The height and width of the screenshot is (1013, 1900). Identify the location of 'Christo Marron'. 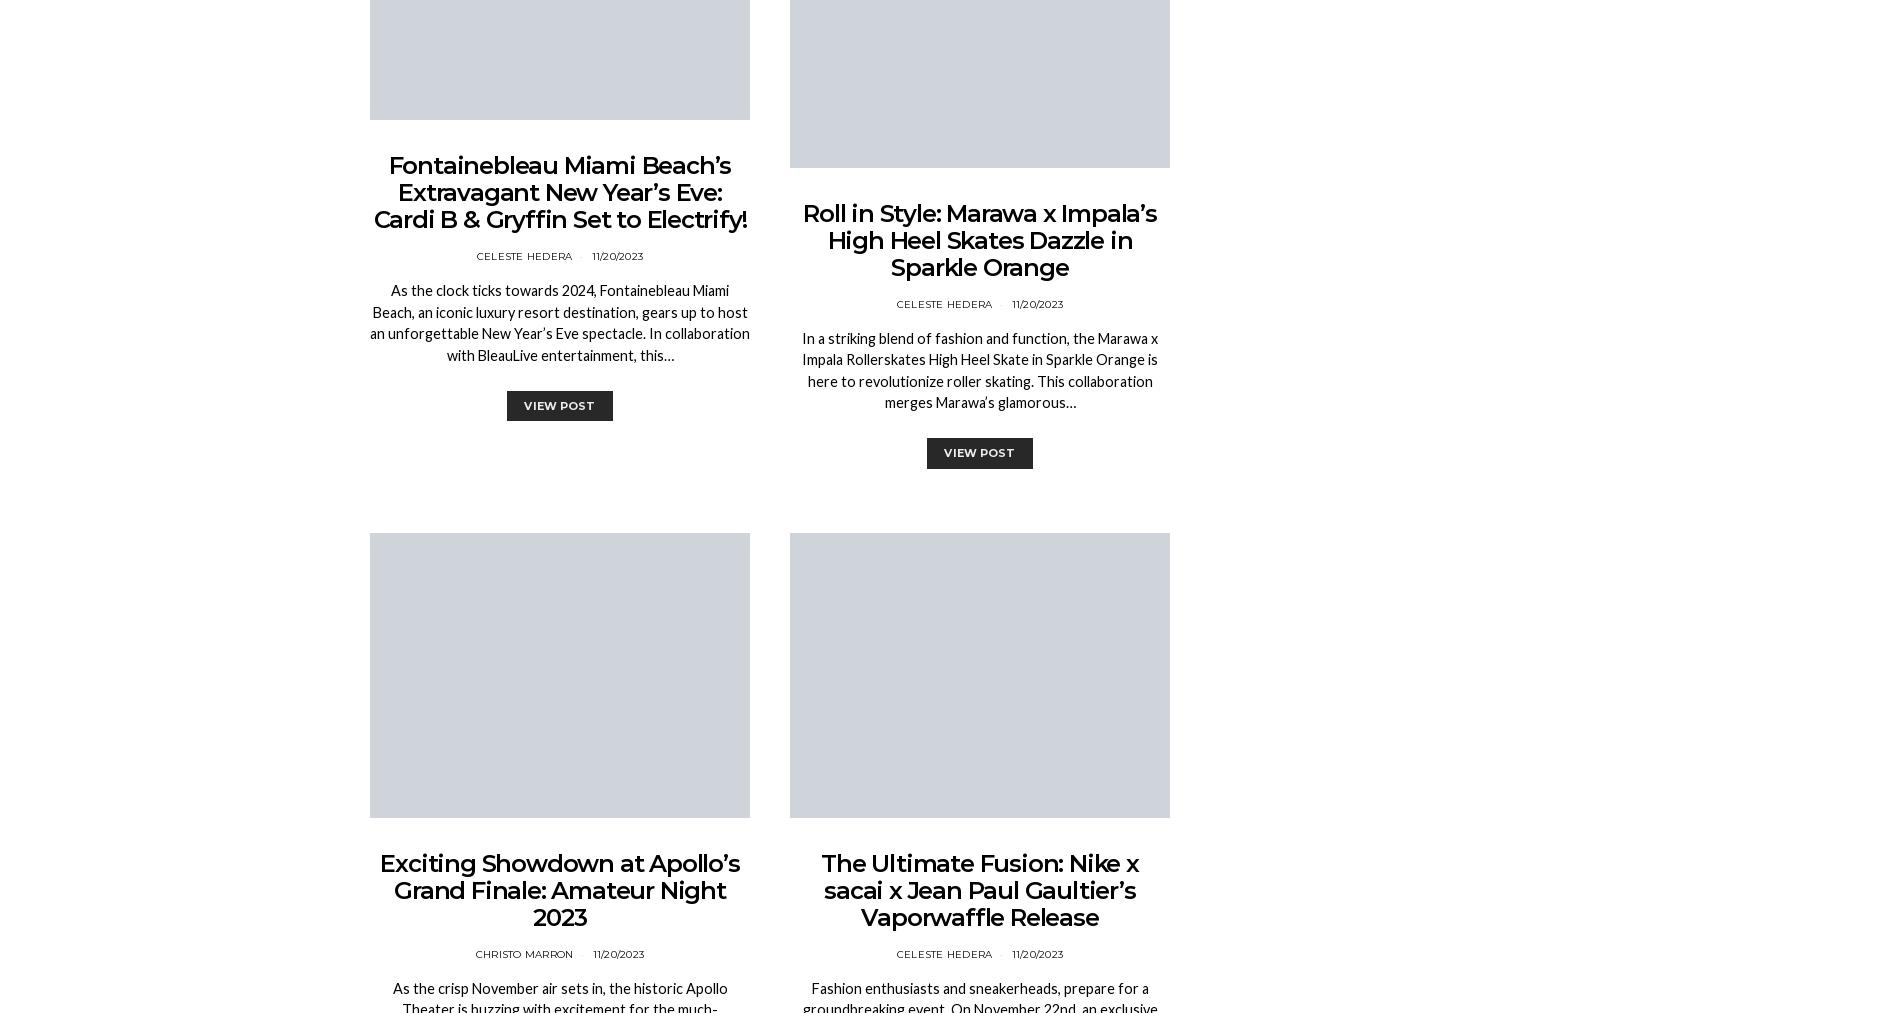
(524, 953).